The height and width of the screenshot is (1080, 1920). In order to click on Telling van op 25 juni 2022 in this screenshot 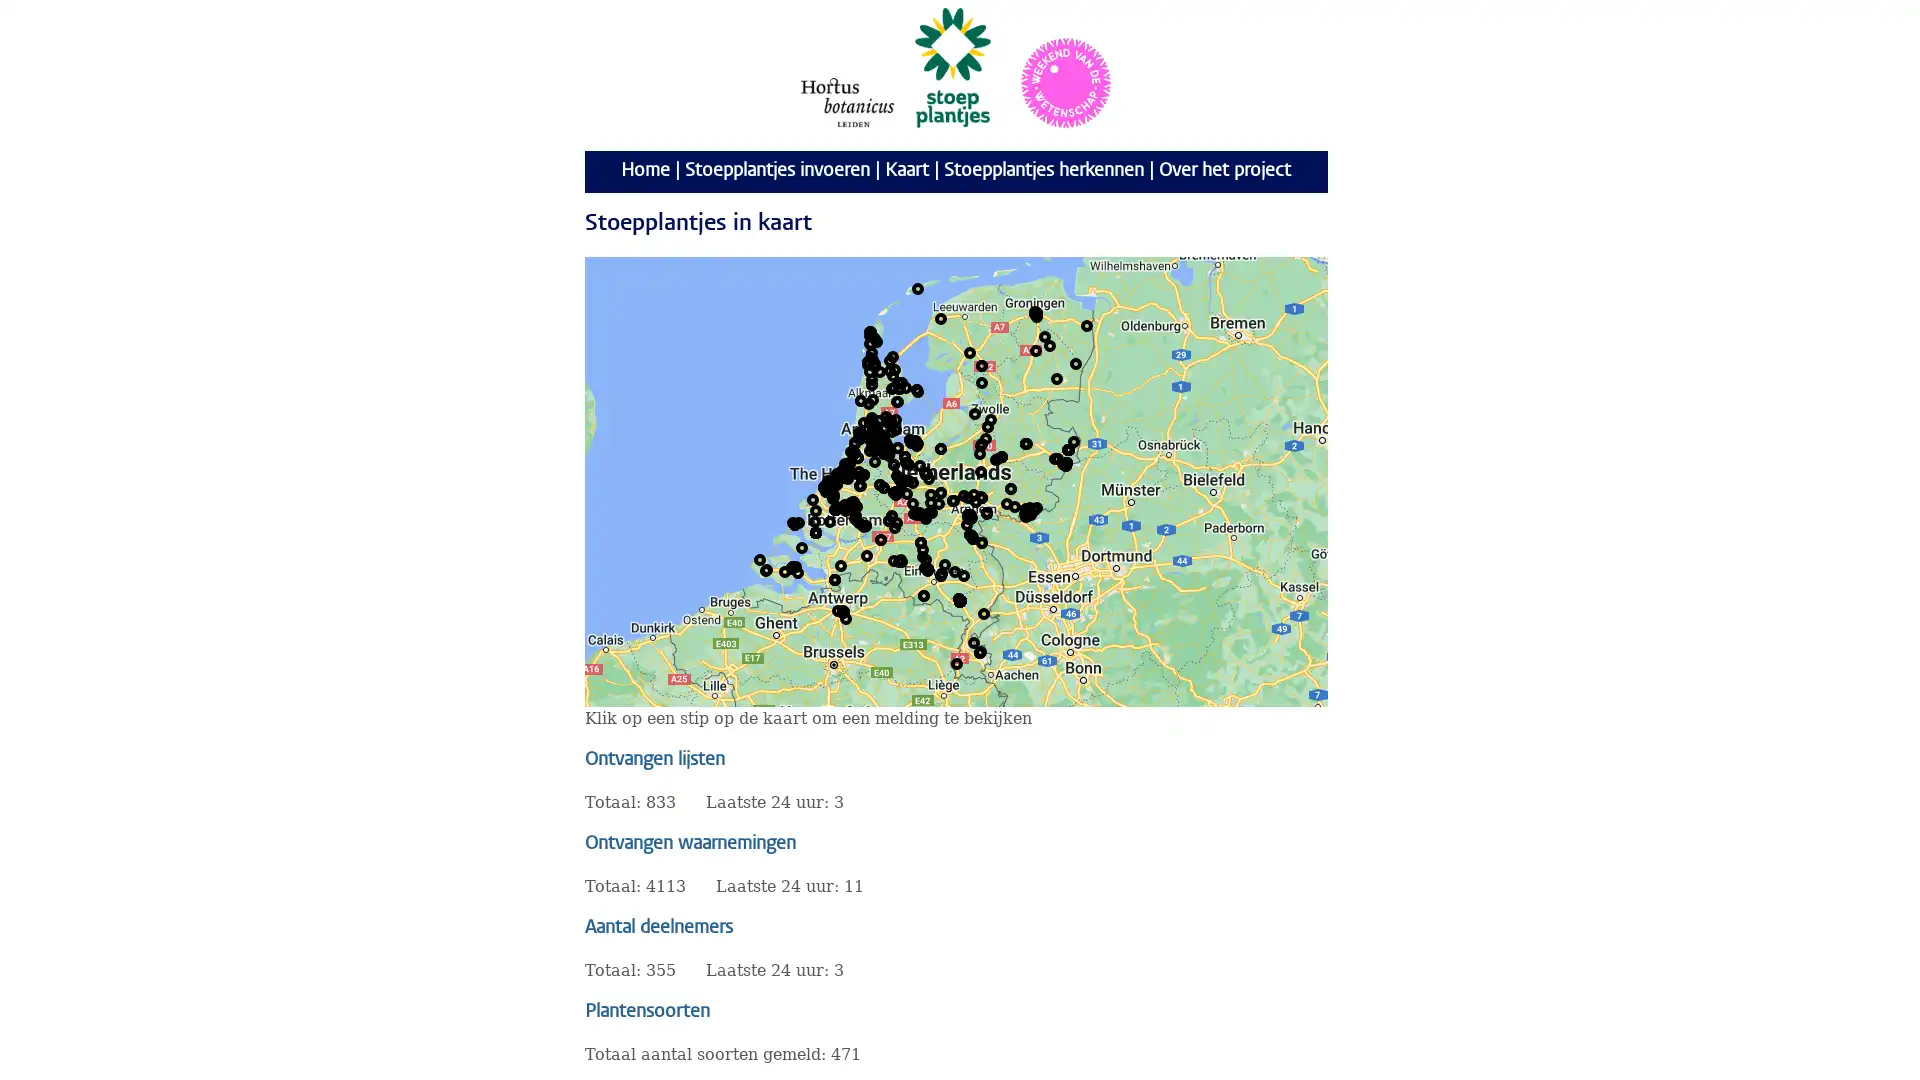, I will do `click(982, 365)`.